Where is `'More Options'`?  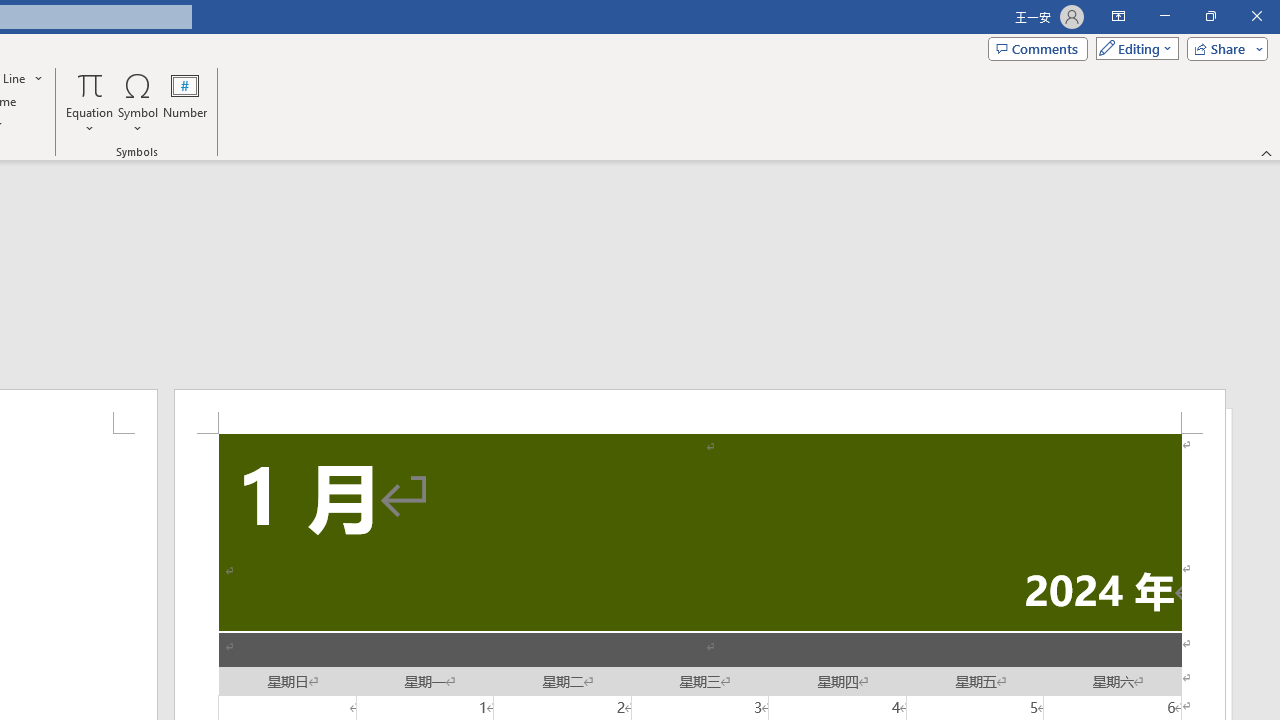
'More Options' is located at coordinates (89, 121).